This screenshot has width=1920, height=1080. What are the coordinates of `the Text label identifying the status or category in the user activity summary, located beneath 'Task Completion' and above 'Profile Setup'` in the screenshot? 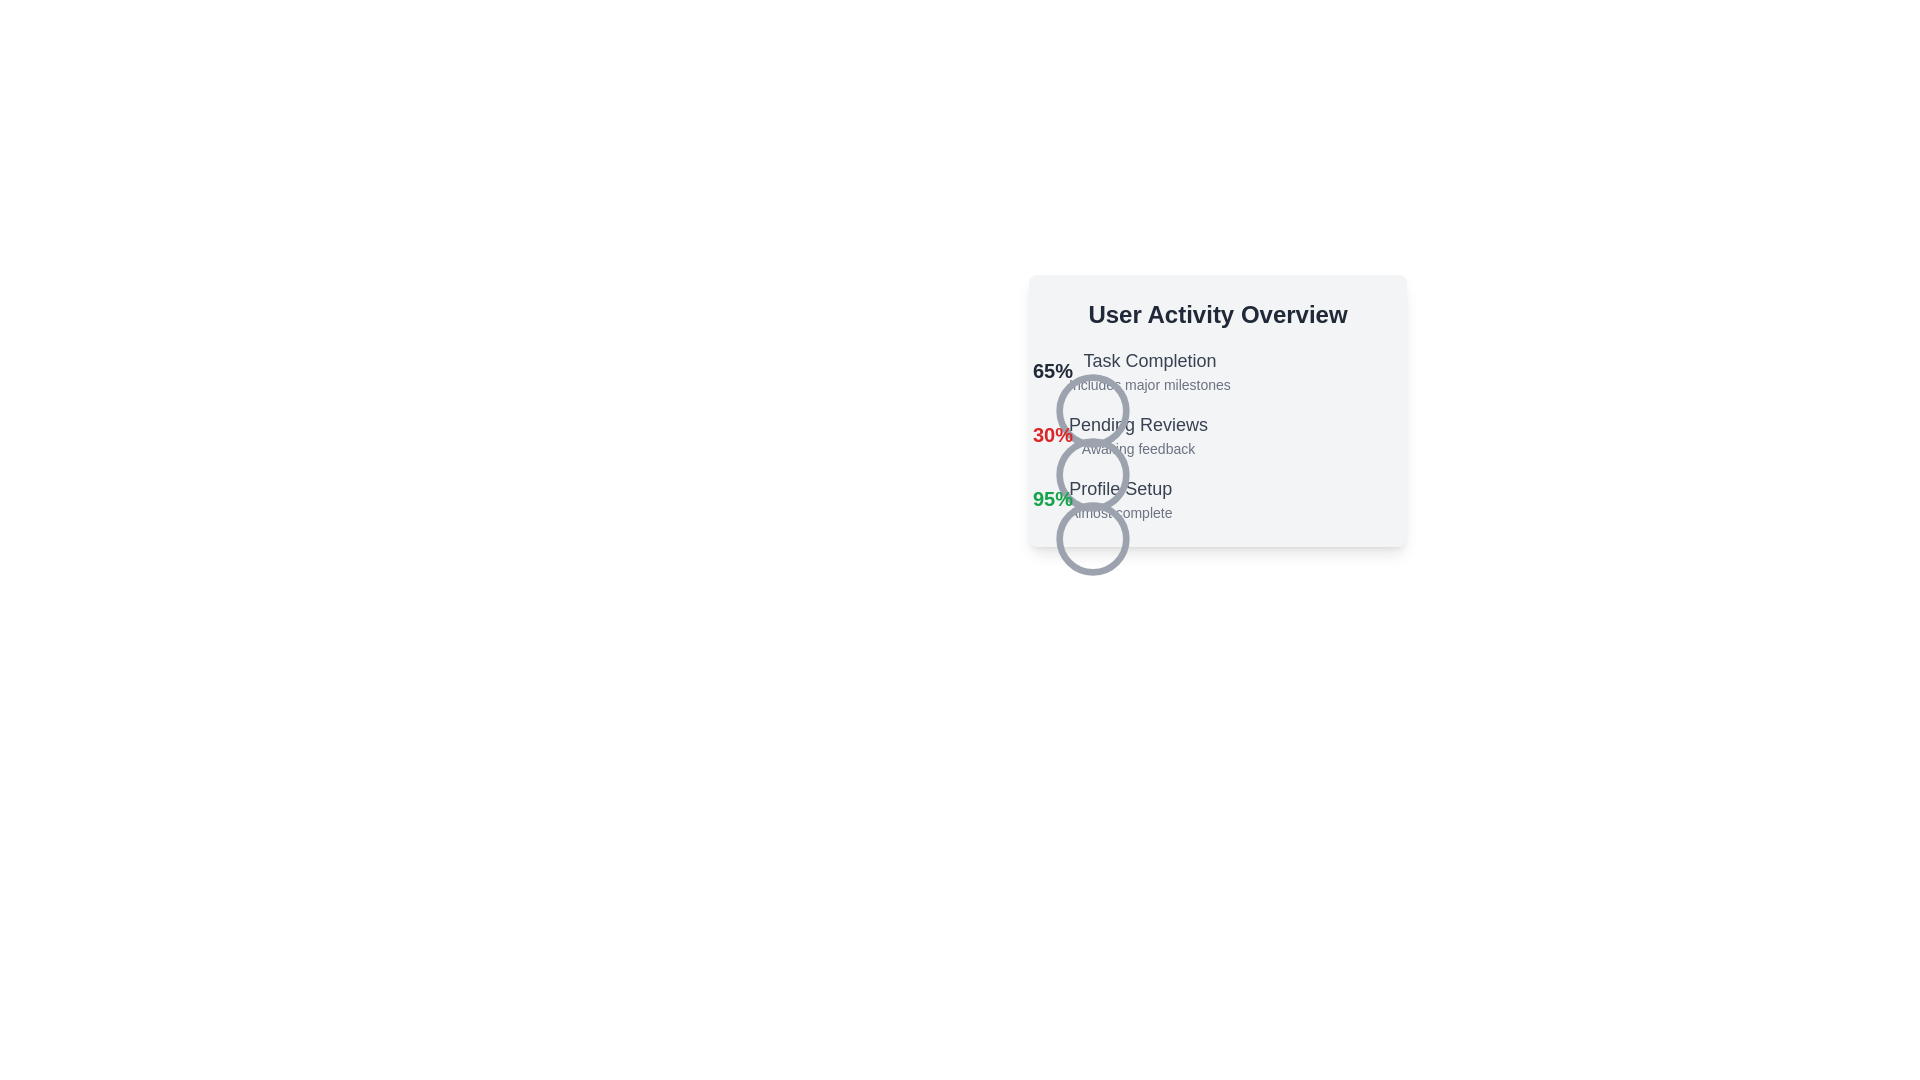 It's located at (1138, 423).